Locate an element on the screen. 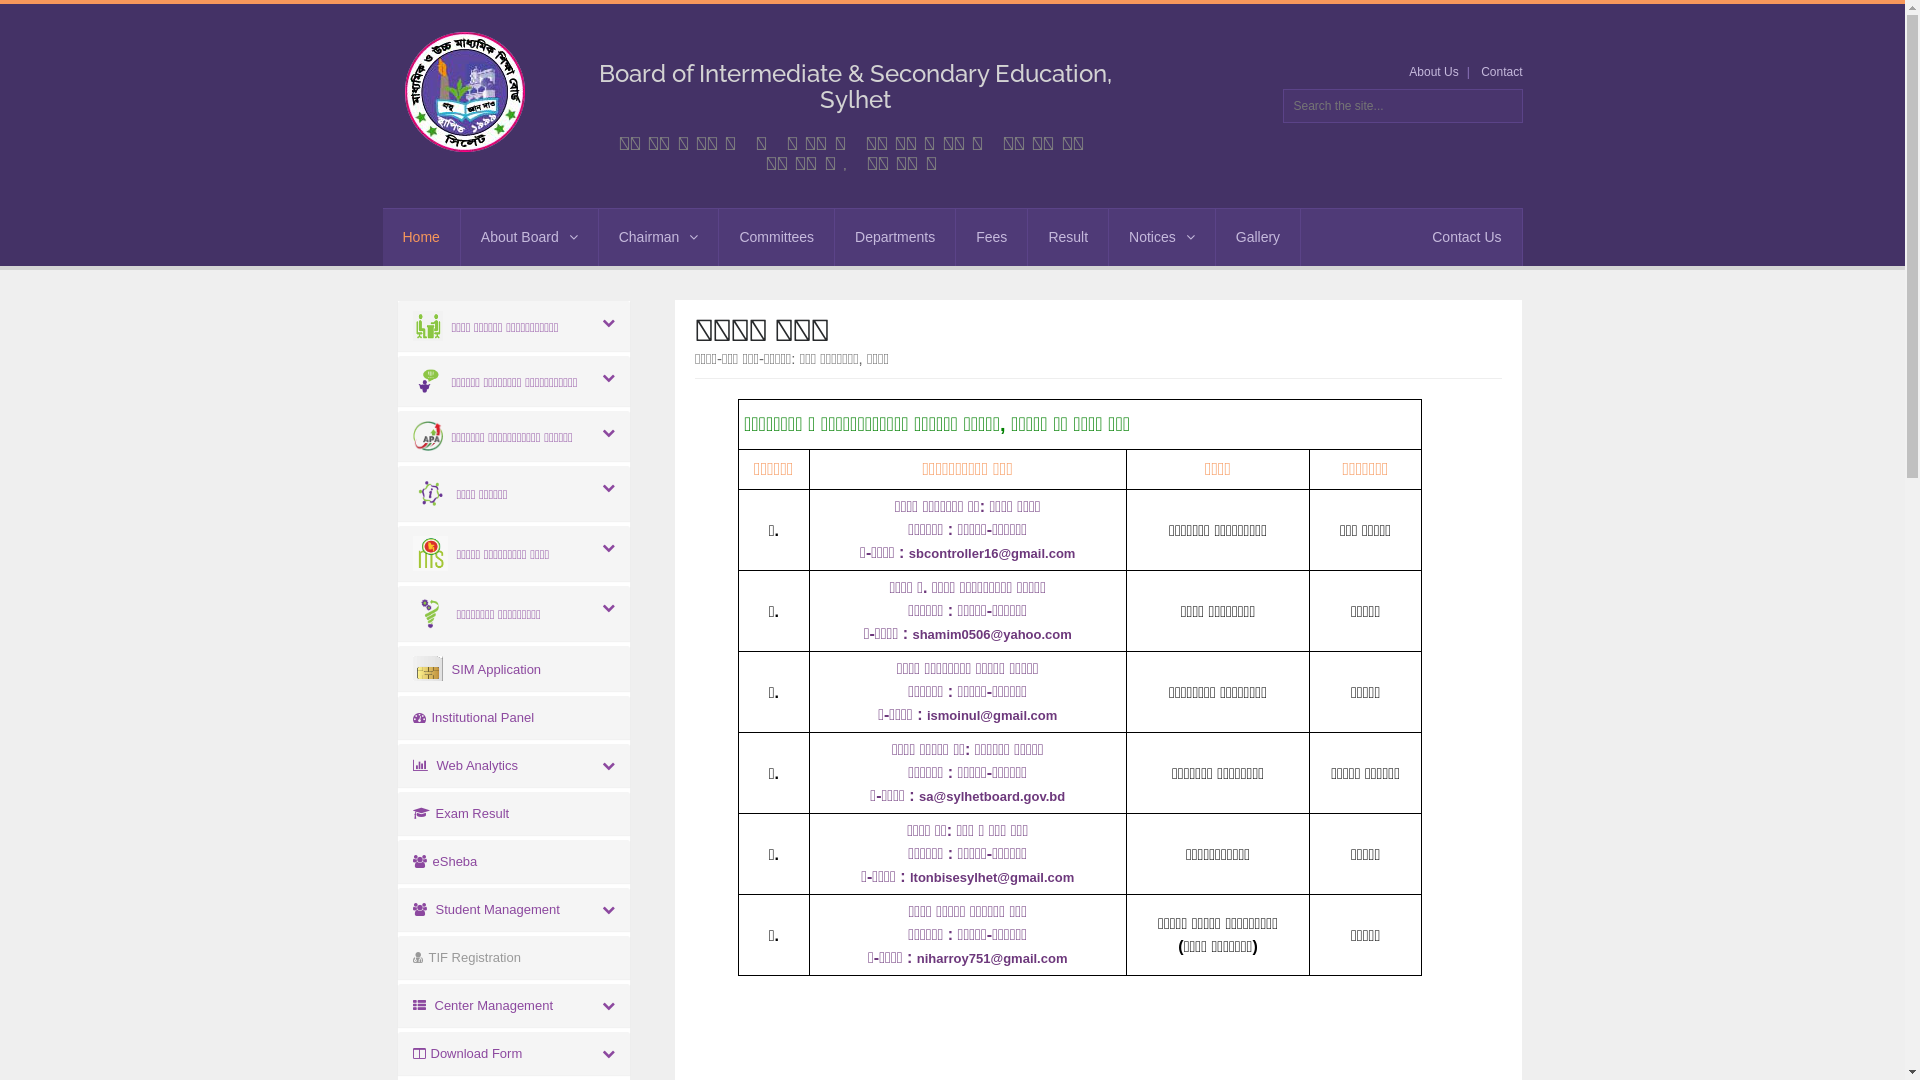 This screenshot has height=1080, width=1920. 'Search the site...' is located at coordinates (1400, 105).